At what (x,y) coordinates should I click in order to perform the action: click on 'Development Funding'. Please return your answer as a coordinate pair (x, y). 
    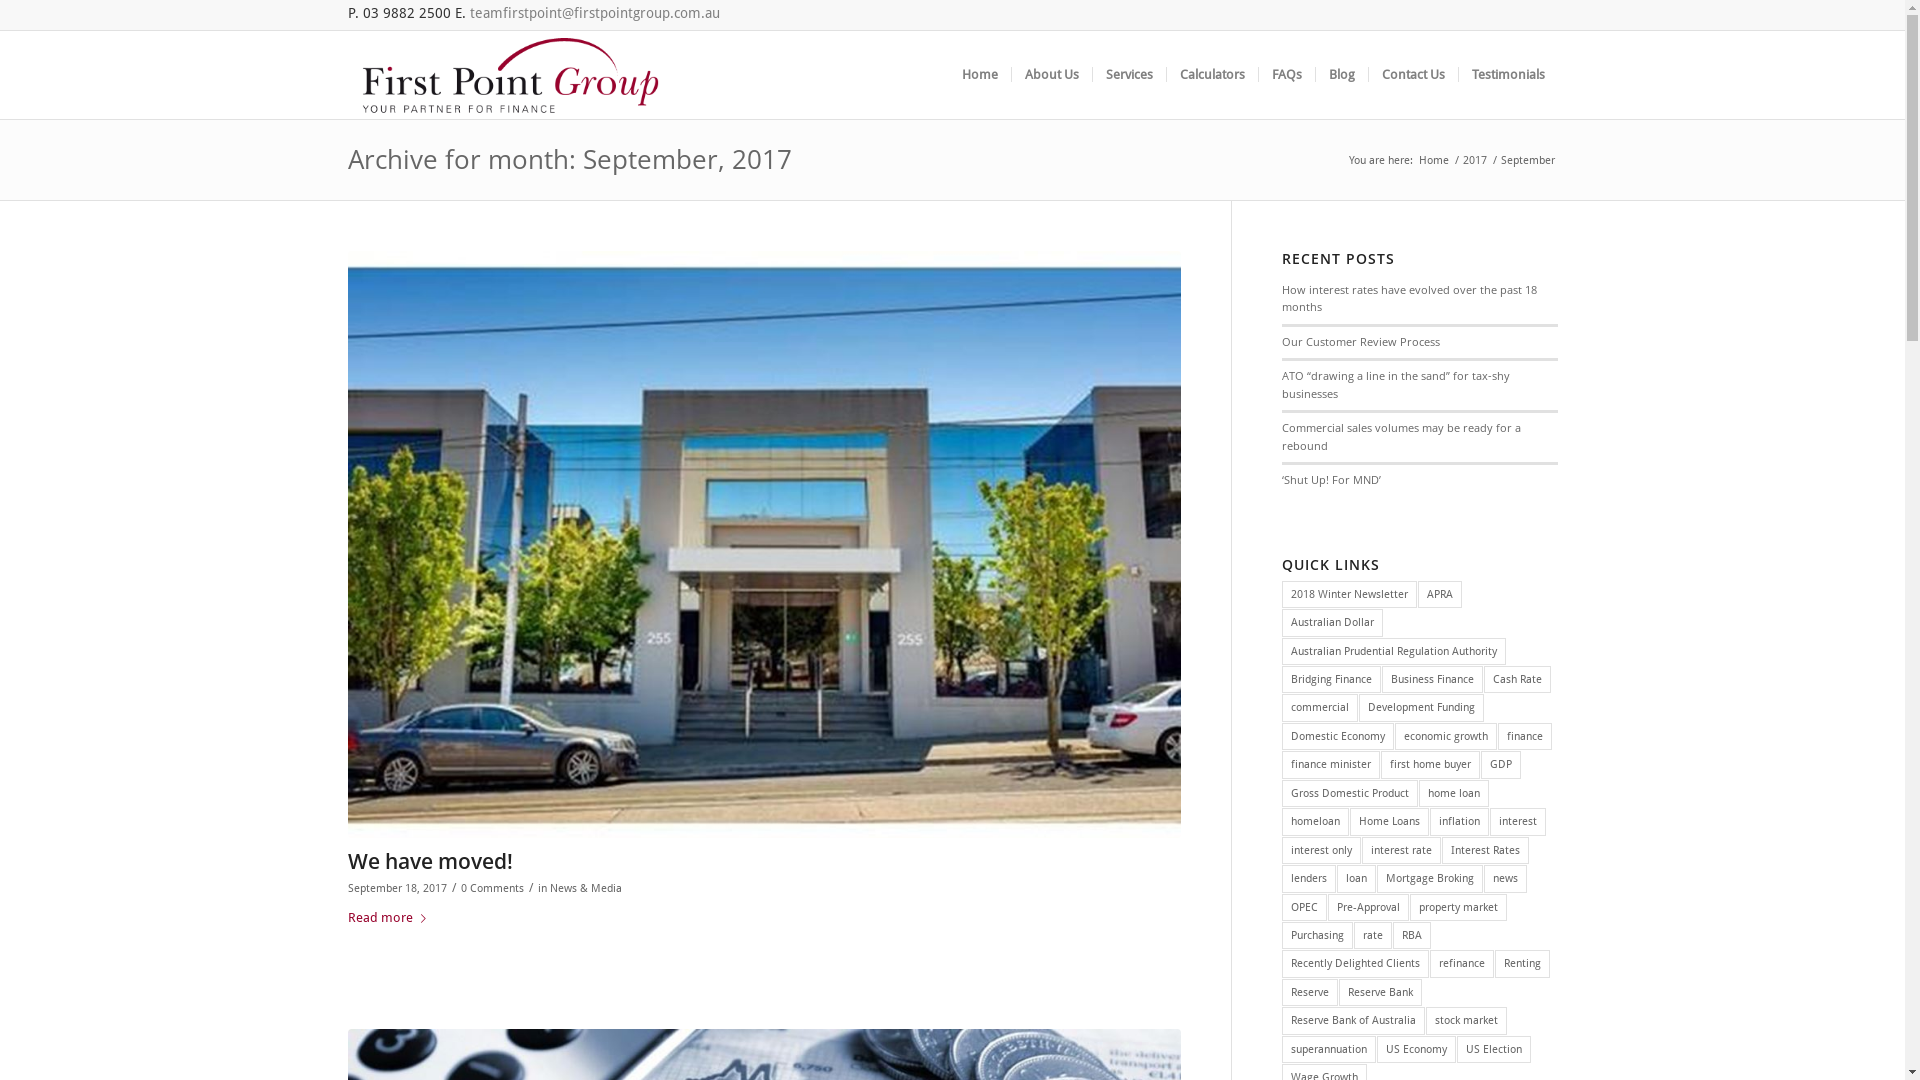
    Looking at the image, I should click on (1358, 706).